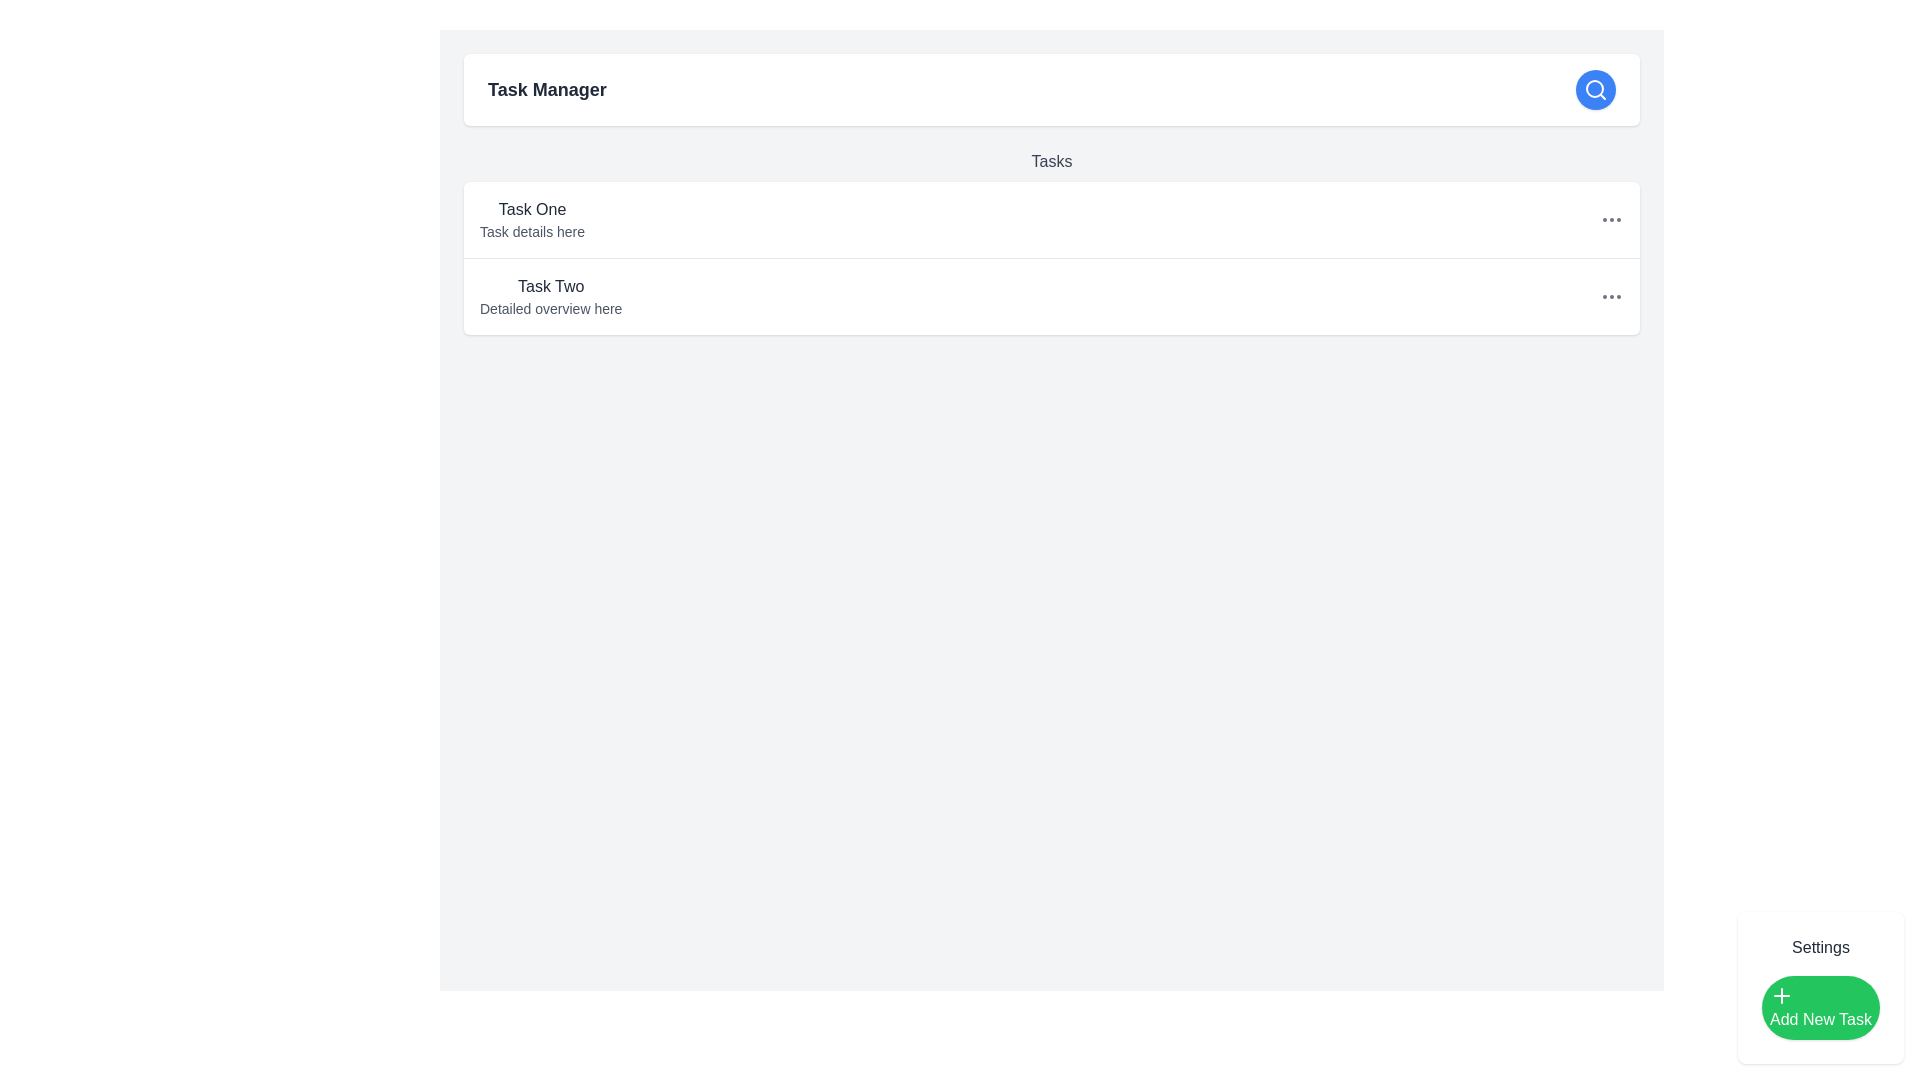  Describe the element at coordinates (532, 230) in the screenshot. I see `the static informational text located directly beneath the 'Task One' label, which provides additional context about the task` at that location.